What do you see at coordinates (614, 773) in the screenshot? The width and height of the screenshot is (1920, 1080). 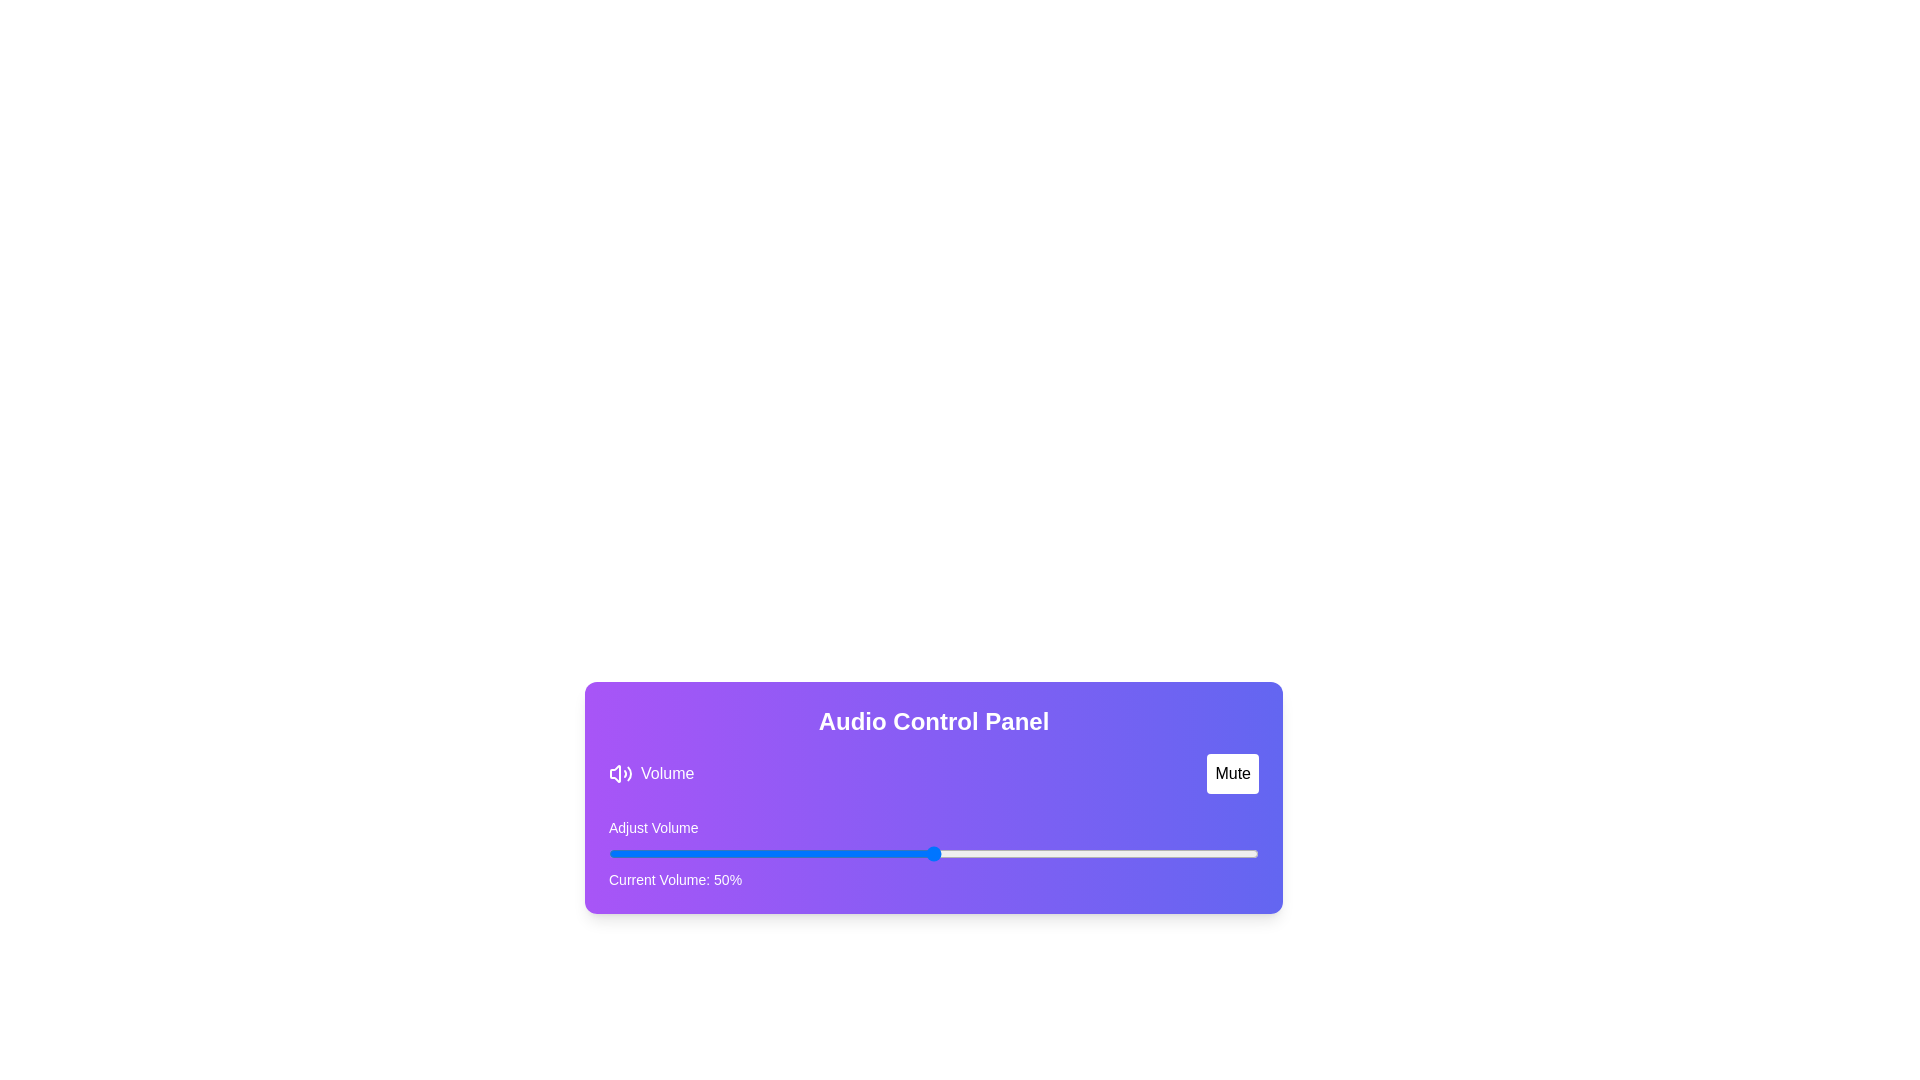 I see `the decorative speaker icon in the Audio Control Panel, located near the text 'Volume'` at bounding box center [614, 773].